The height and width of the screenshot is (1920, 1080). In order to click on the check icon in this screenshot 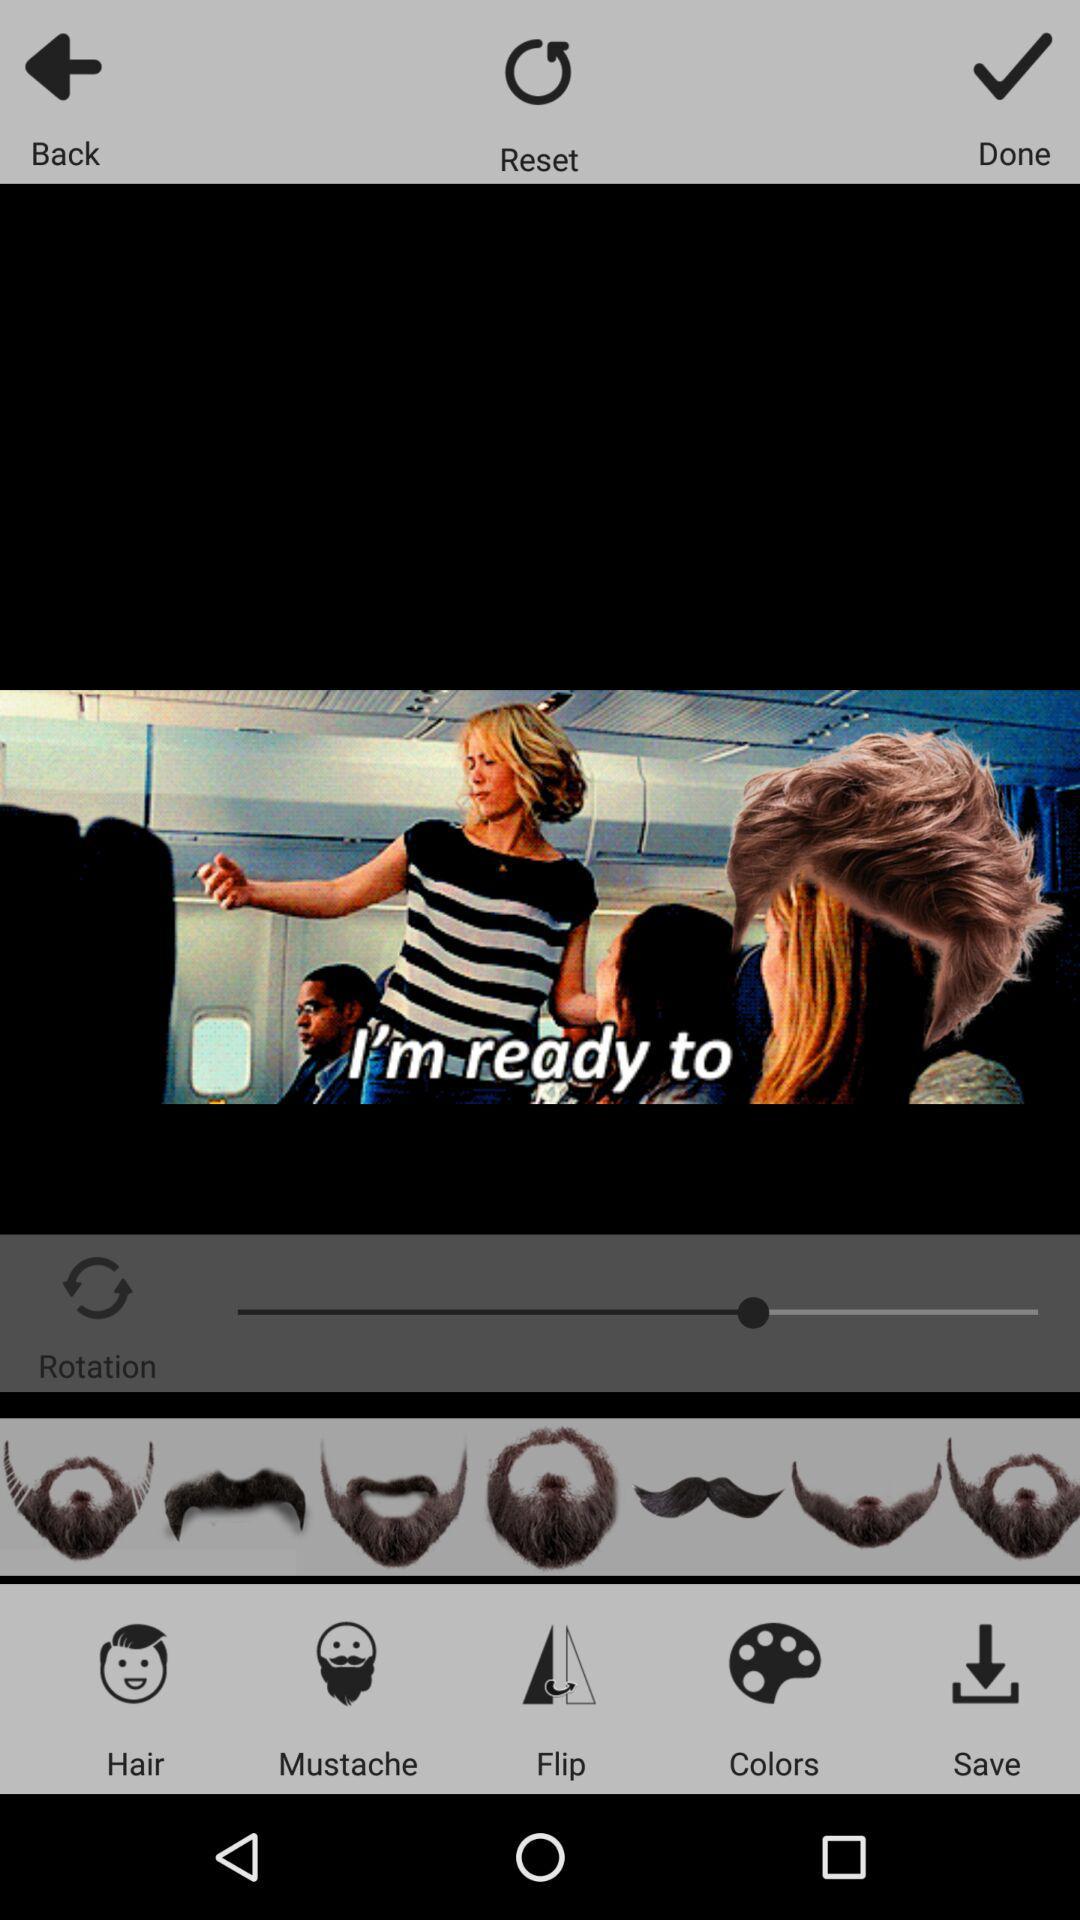, I will do `click(1014, 65)`.